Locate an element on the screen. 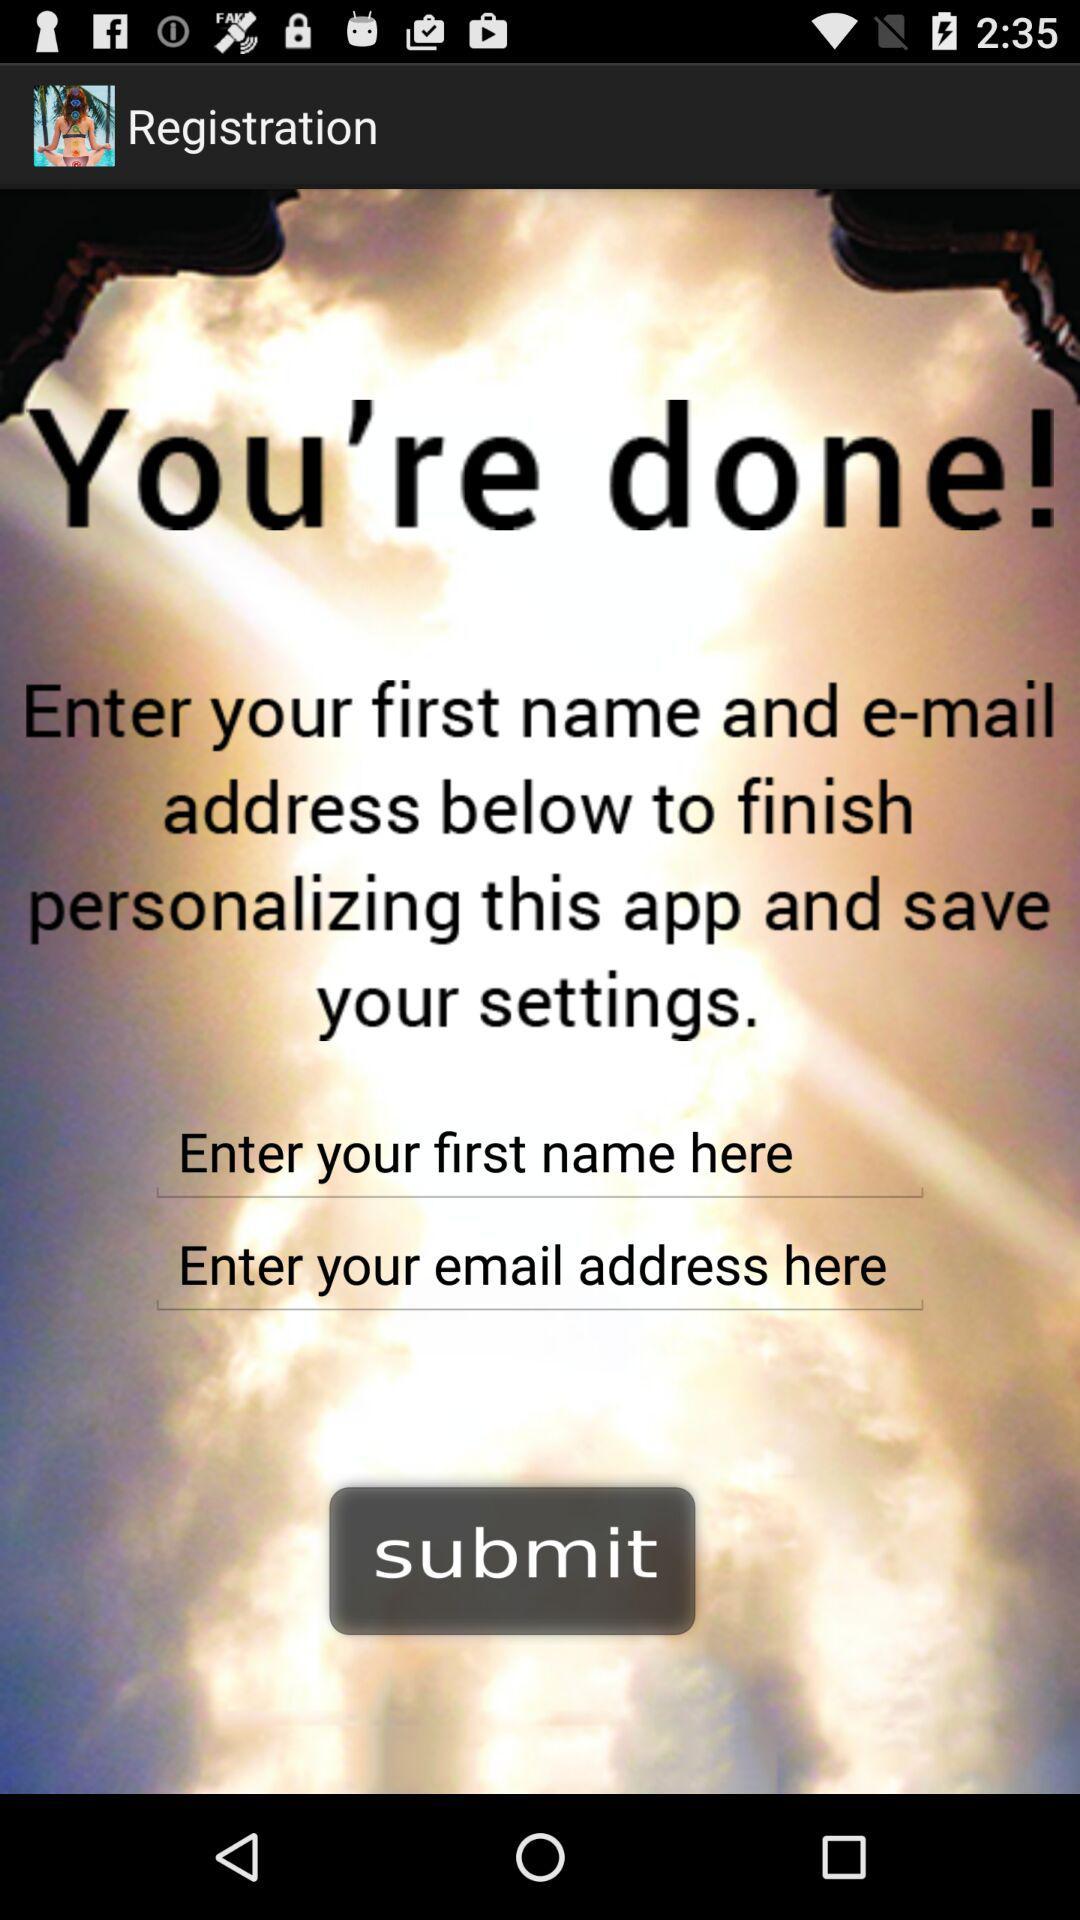 Image resolution: width=1080 pixels, height=1920 pixels. submit is located at coordinates (512, 1557).